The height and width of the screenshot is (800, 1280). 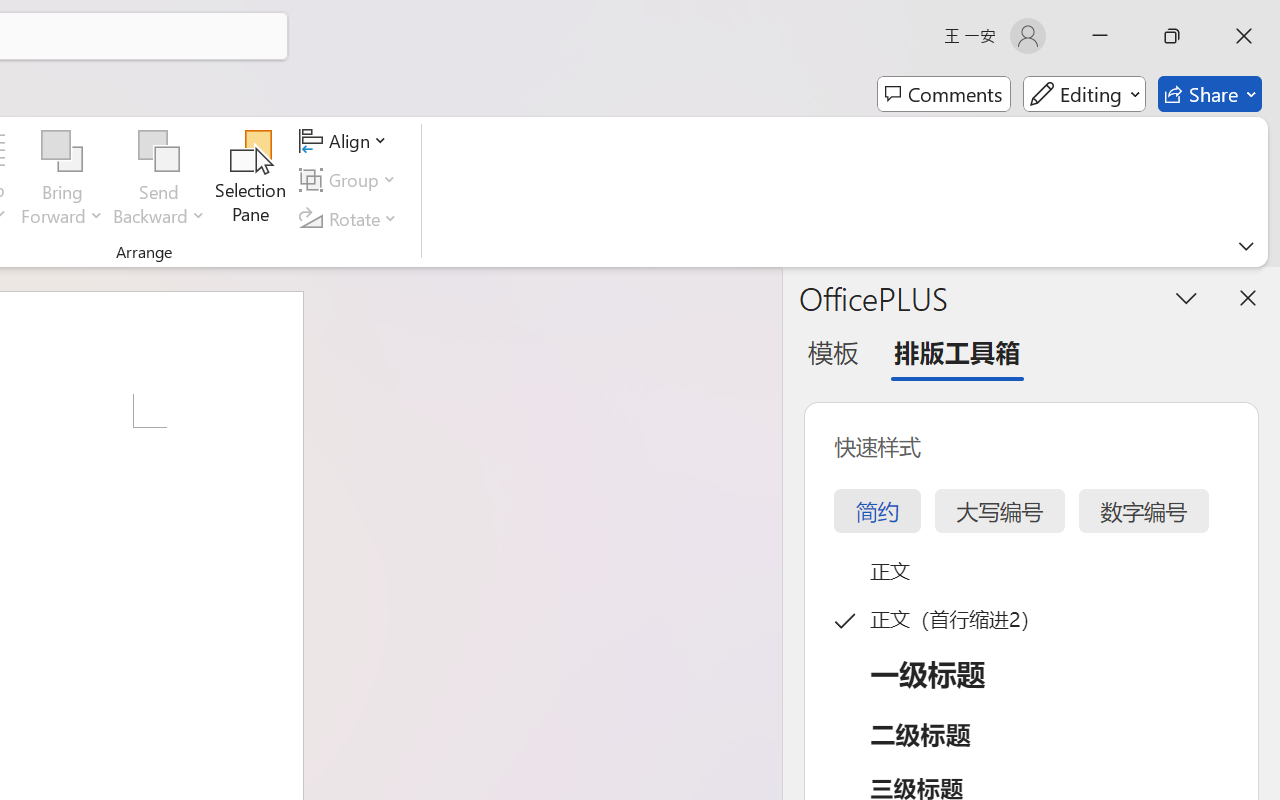 I want to click on 'Rotate', so click(x=351, y=218).